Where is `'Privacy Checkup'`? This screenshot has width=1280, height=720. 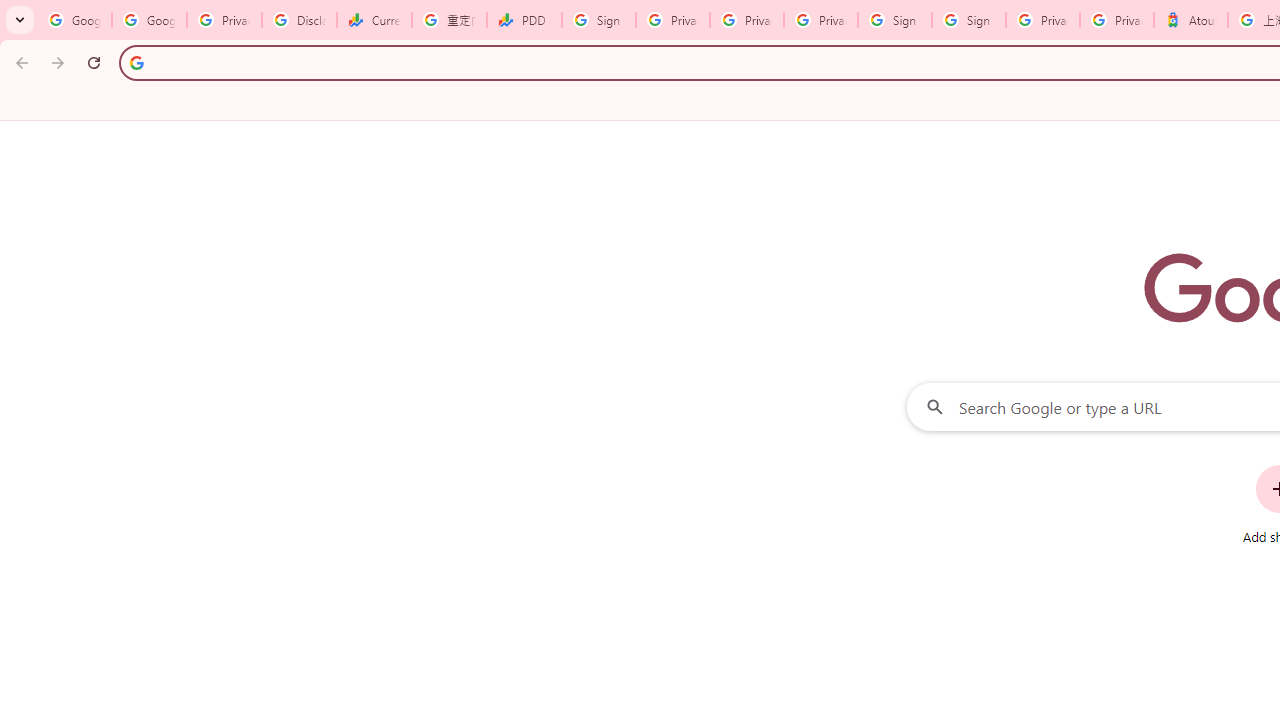 'Privacy Checkup' is located at coordinates (820, 20).